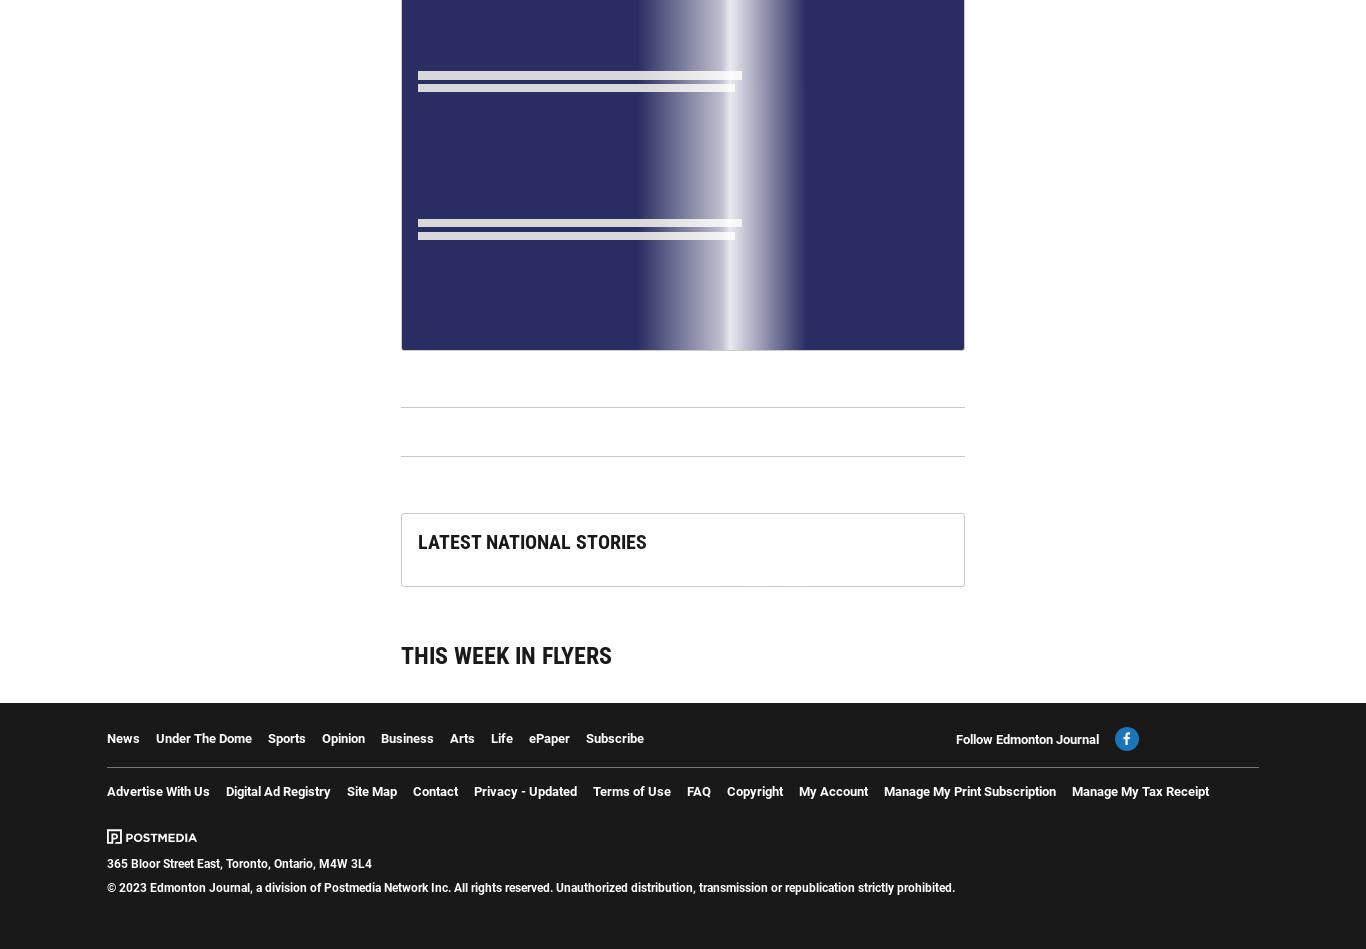 This screenshot has height=949, width=1366. Describe the element at coordinates (754, 791) in the screenshot. I see `'Copyright'` at that location.